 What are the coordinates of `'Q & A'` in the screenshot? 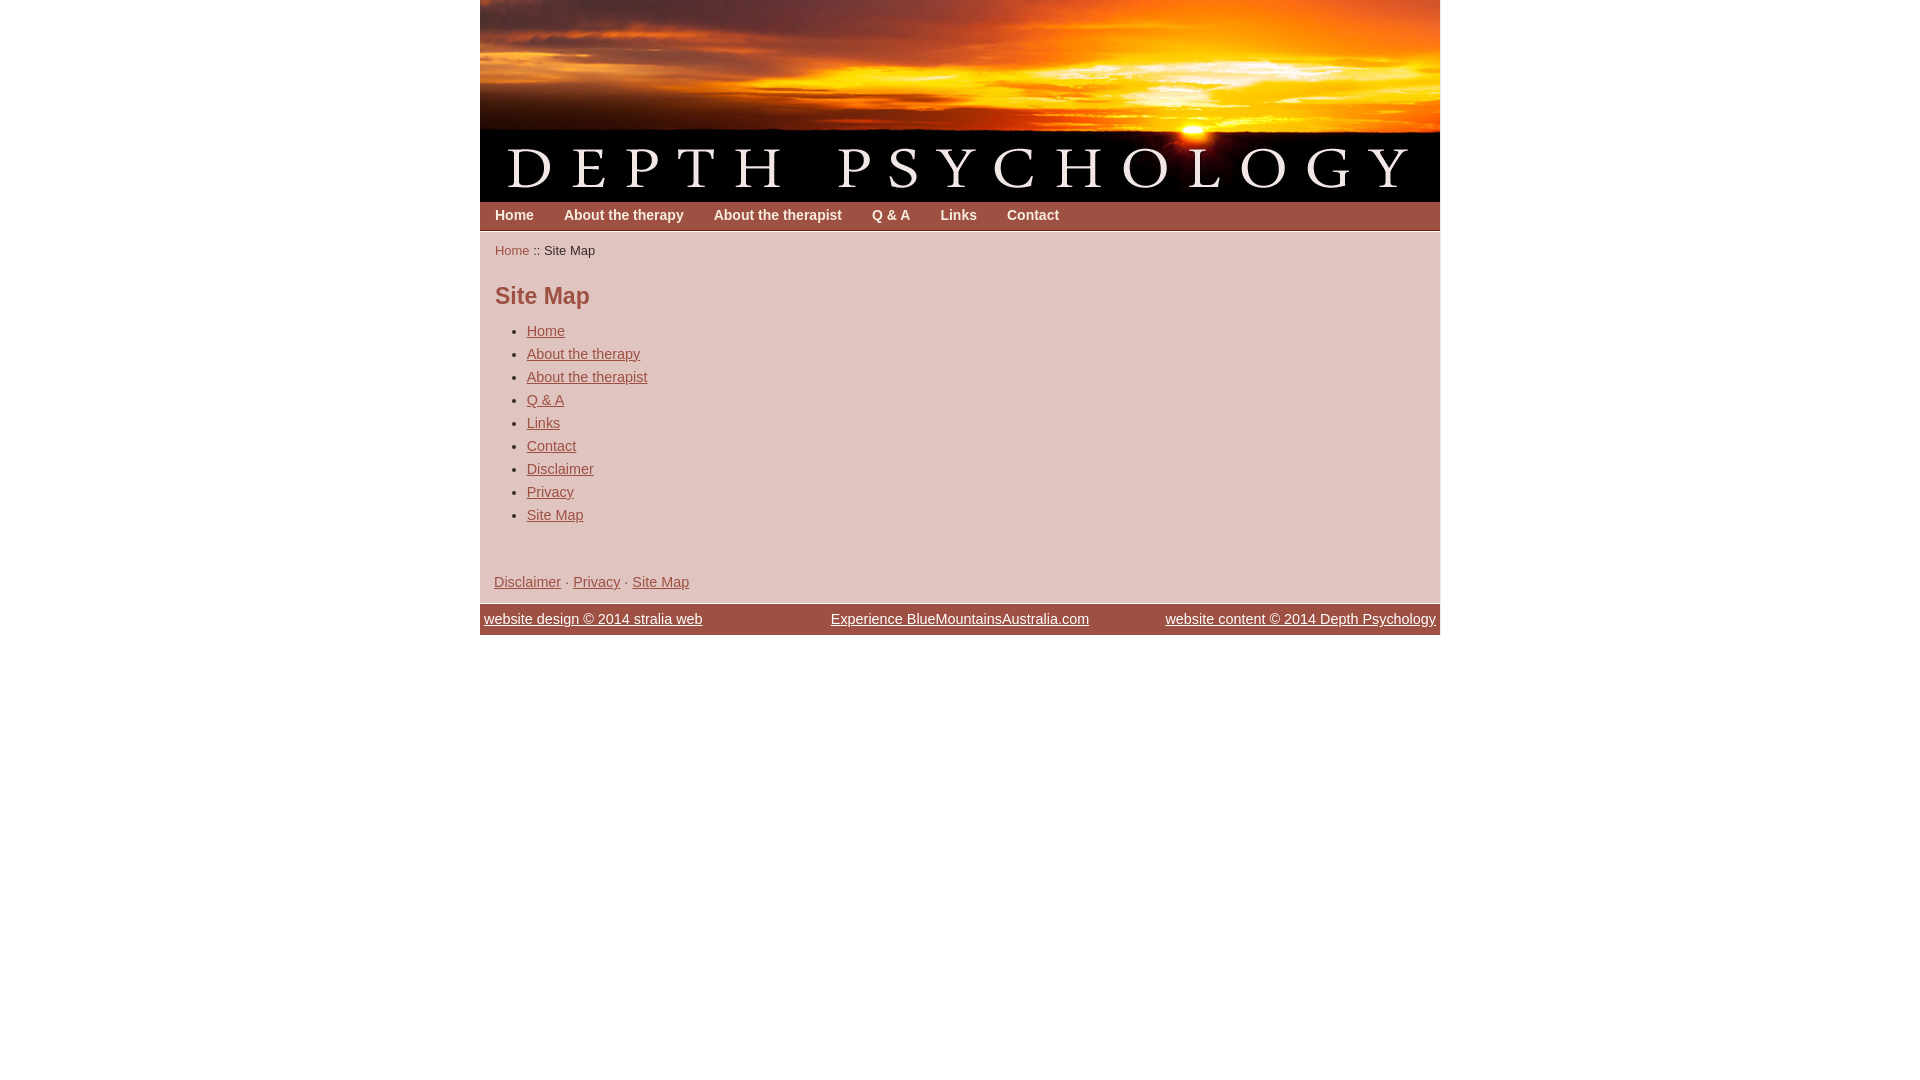 It's located at (890, 215).